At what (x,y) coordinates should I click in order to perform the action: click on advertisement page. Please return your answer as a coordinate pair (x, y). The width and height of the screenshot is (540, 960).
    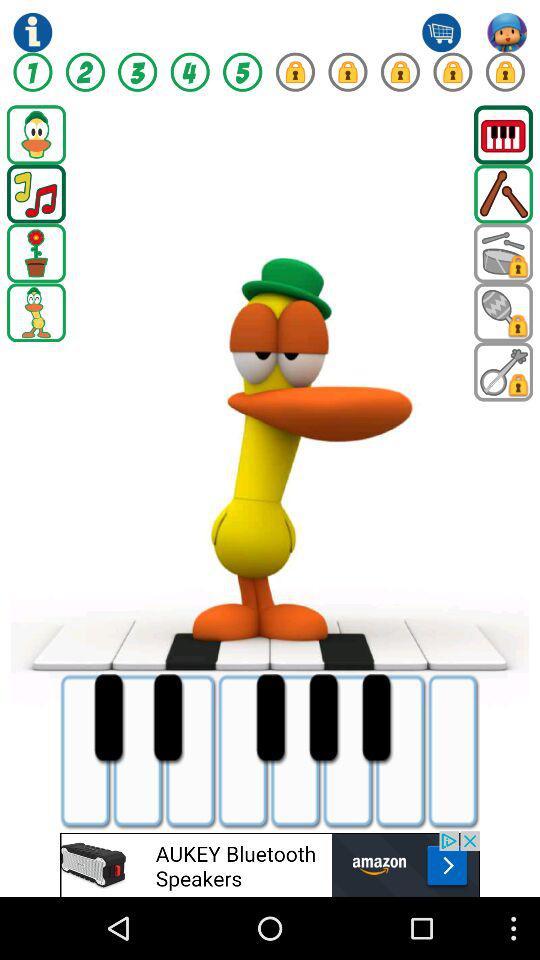
    Looking at the image, I should click on (270, 863).